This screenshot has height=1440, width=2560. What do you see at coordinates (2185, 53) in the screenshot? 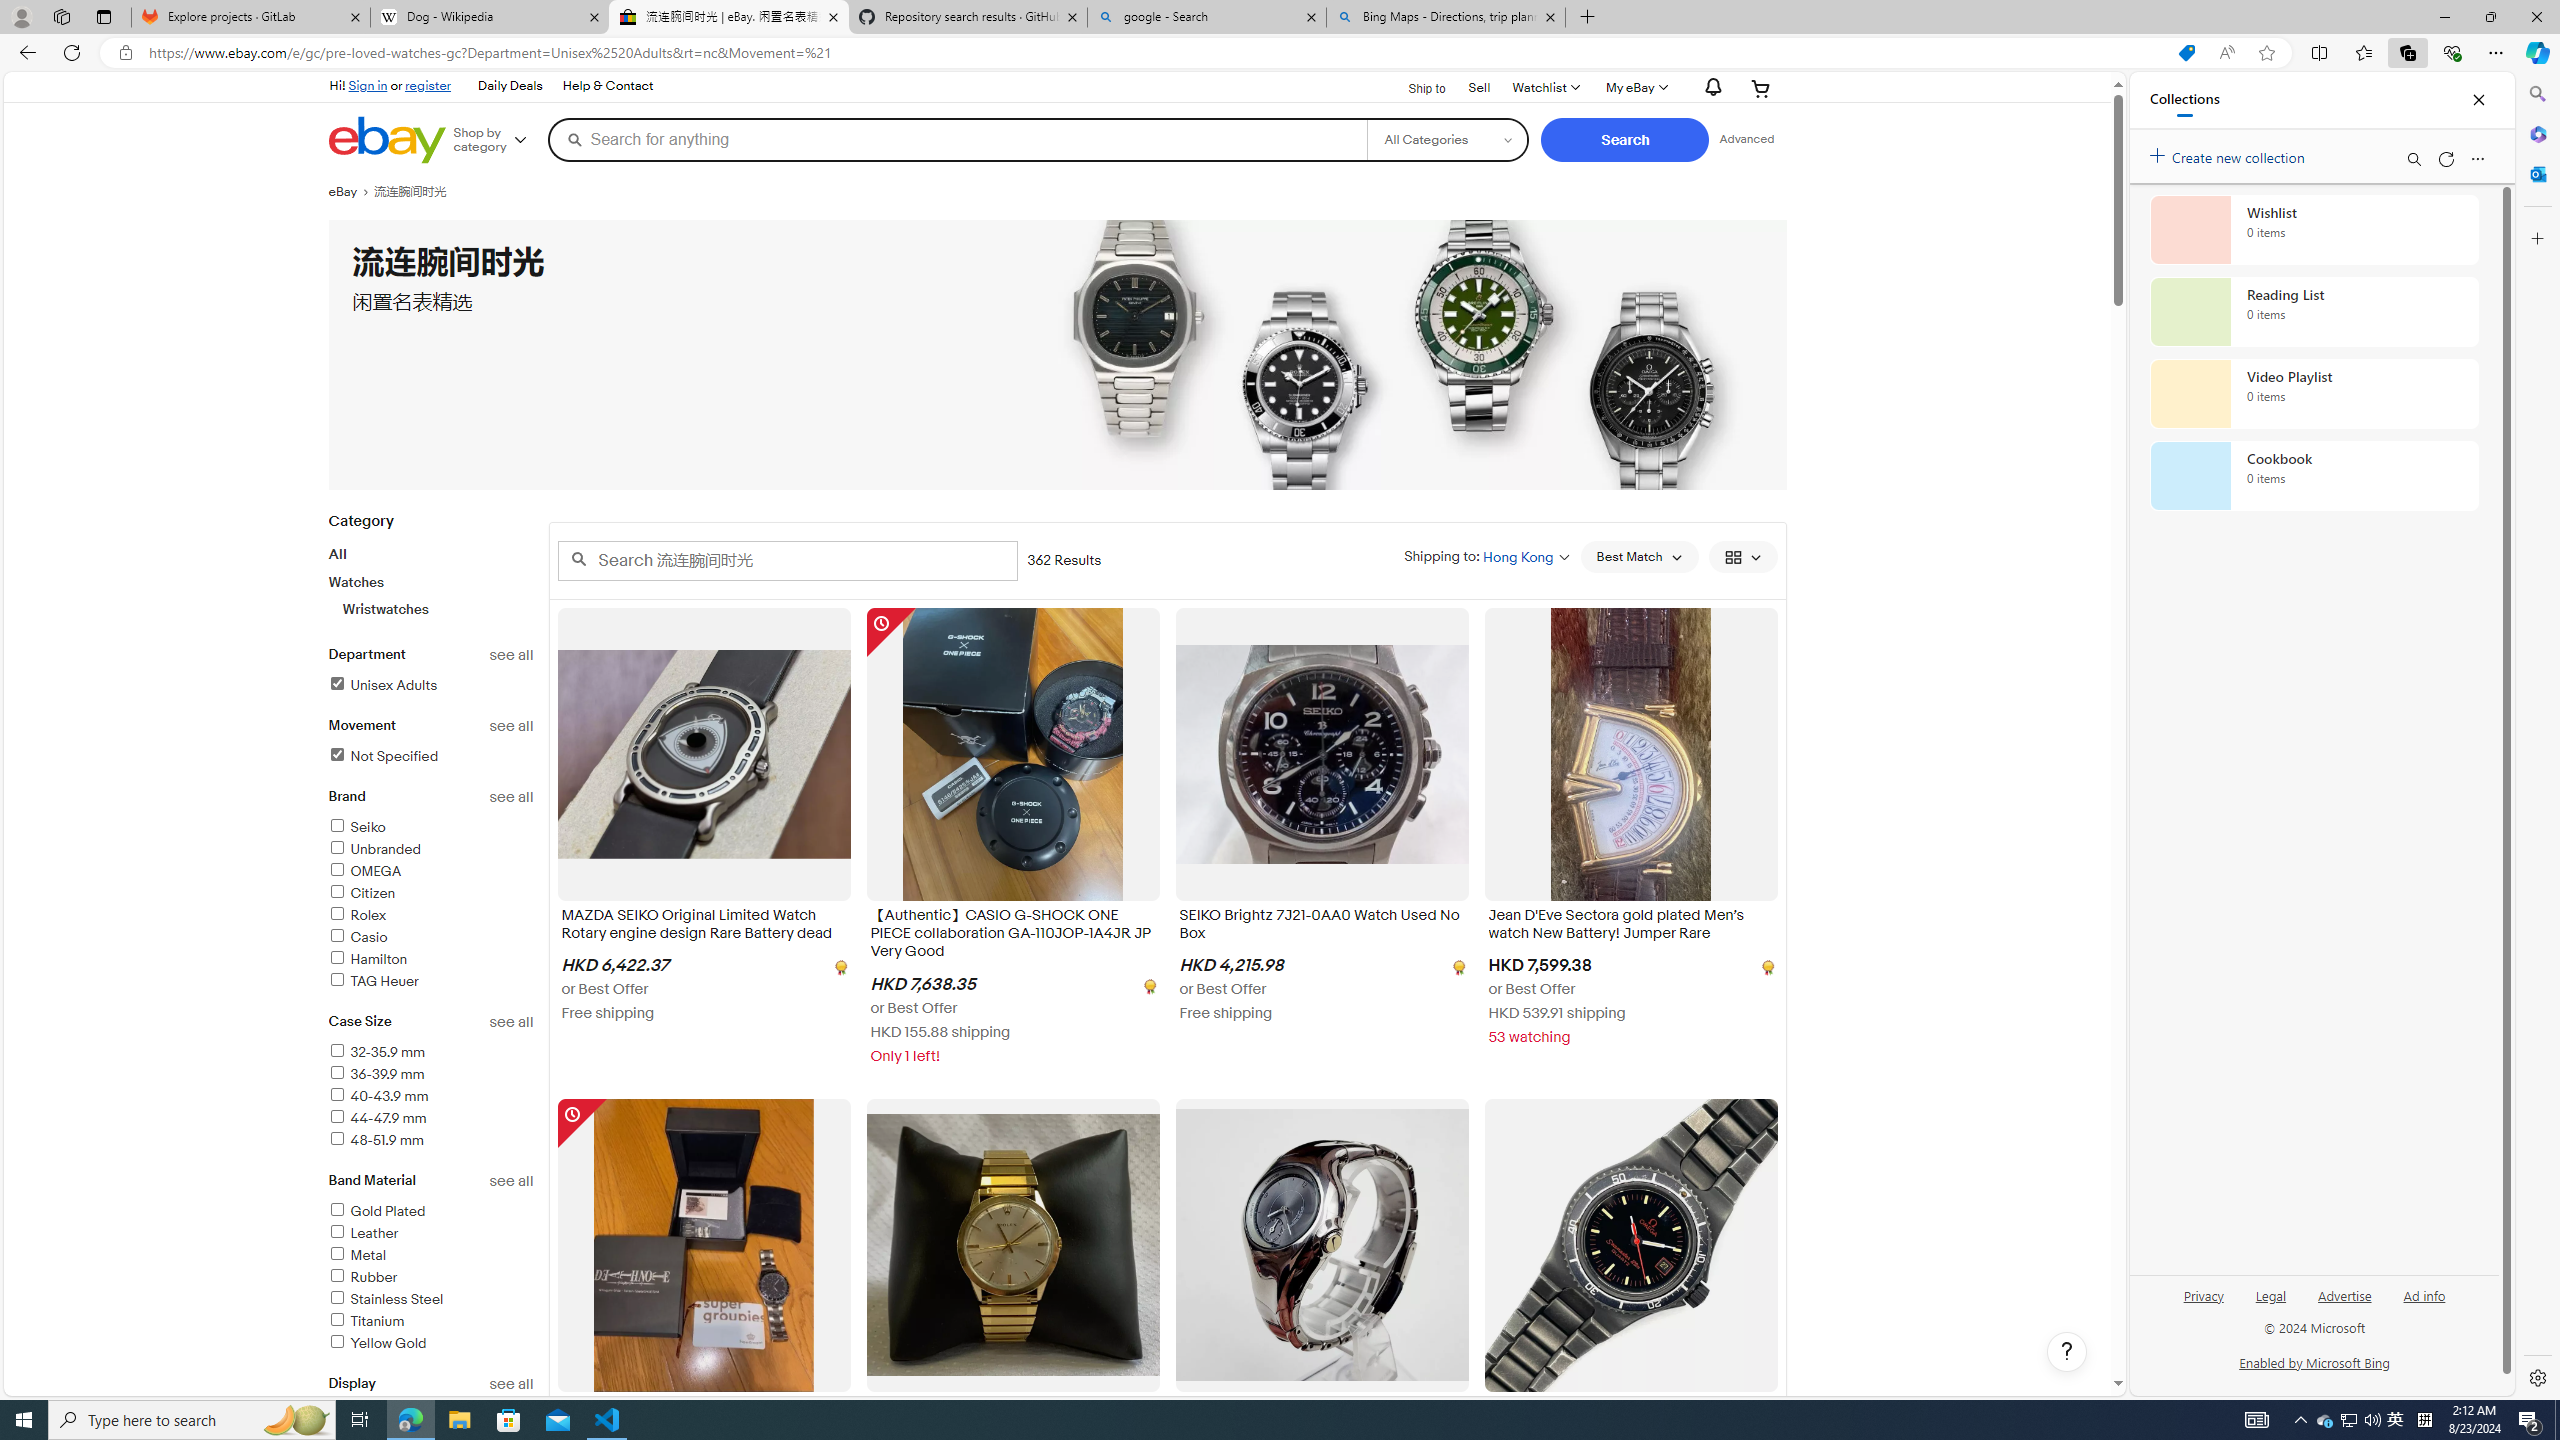
I see `'This site has coupons! Shopping in Microsoft Edge, 20'` at bounding box center [2185, 53].